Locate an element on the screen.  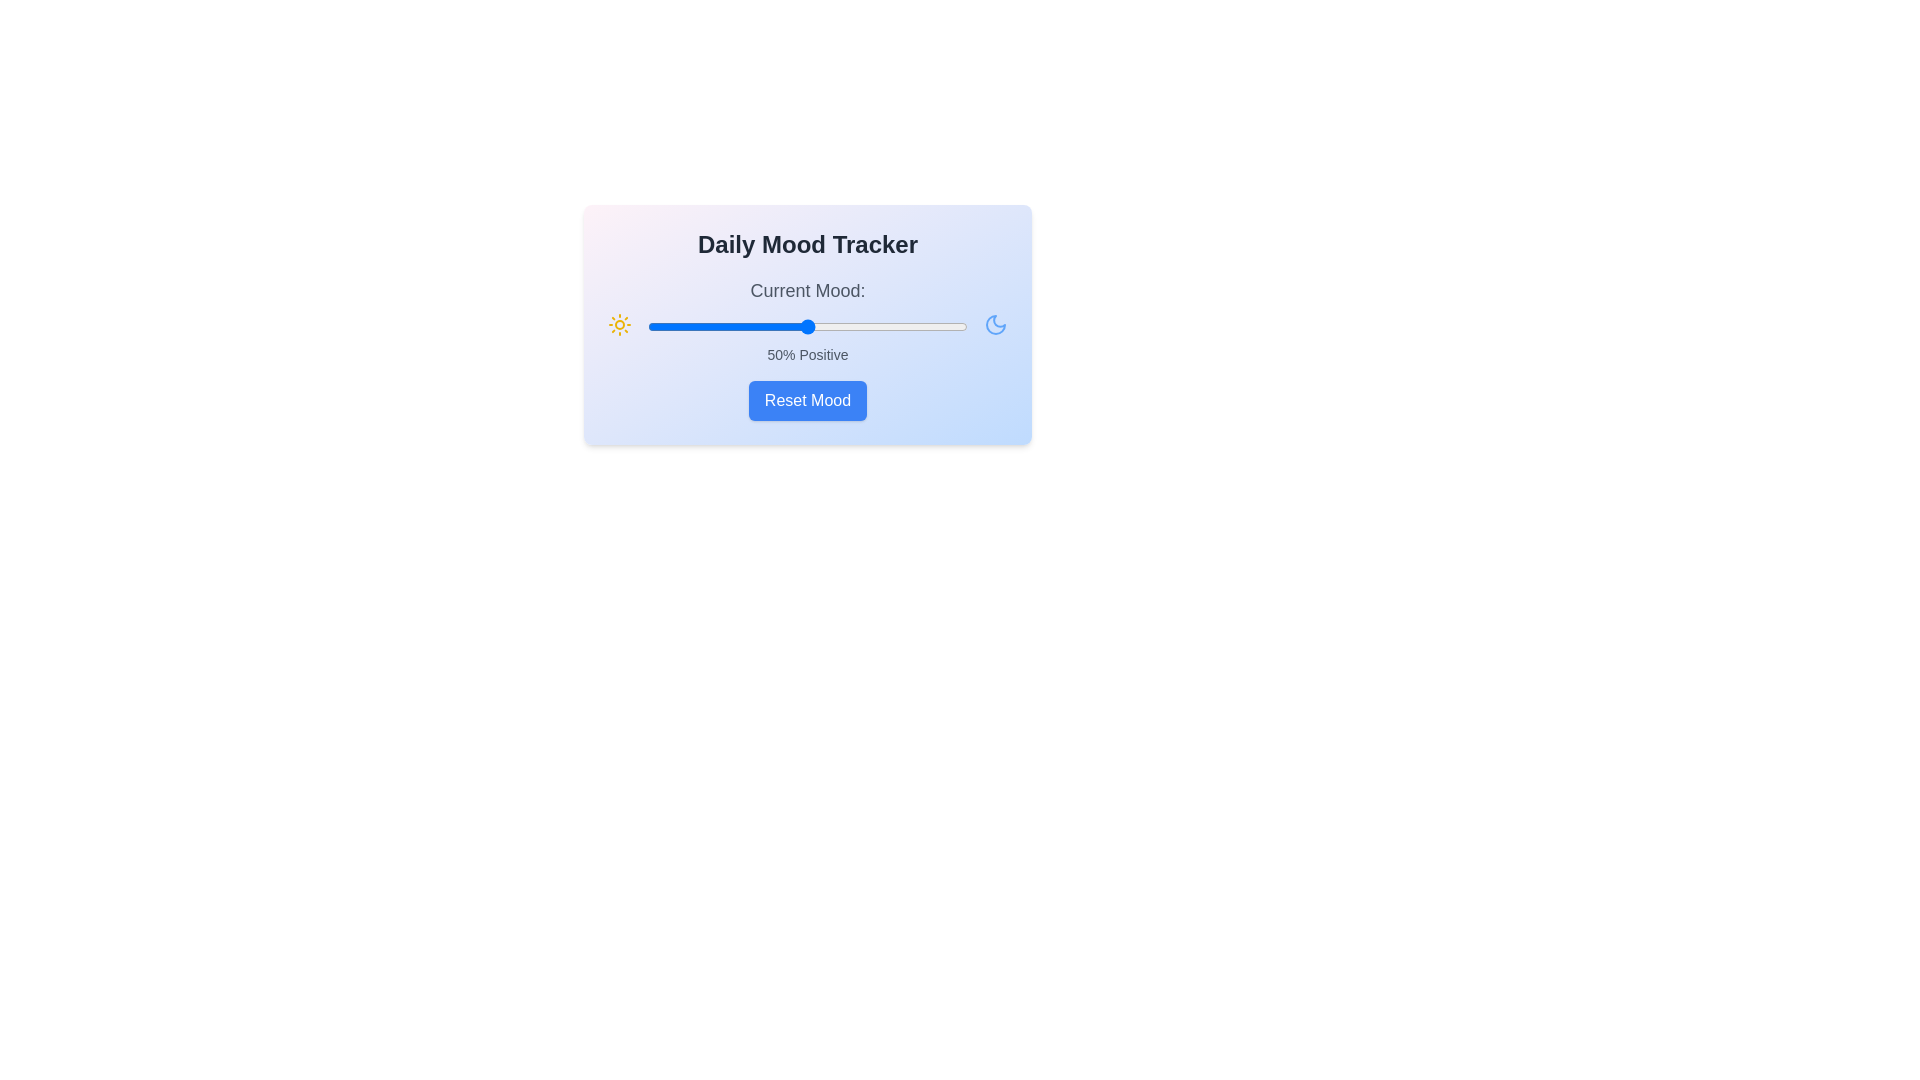
the mood slider is located at coordinates (686, 326).